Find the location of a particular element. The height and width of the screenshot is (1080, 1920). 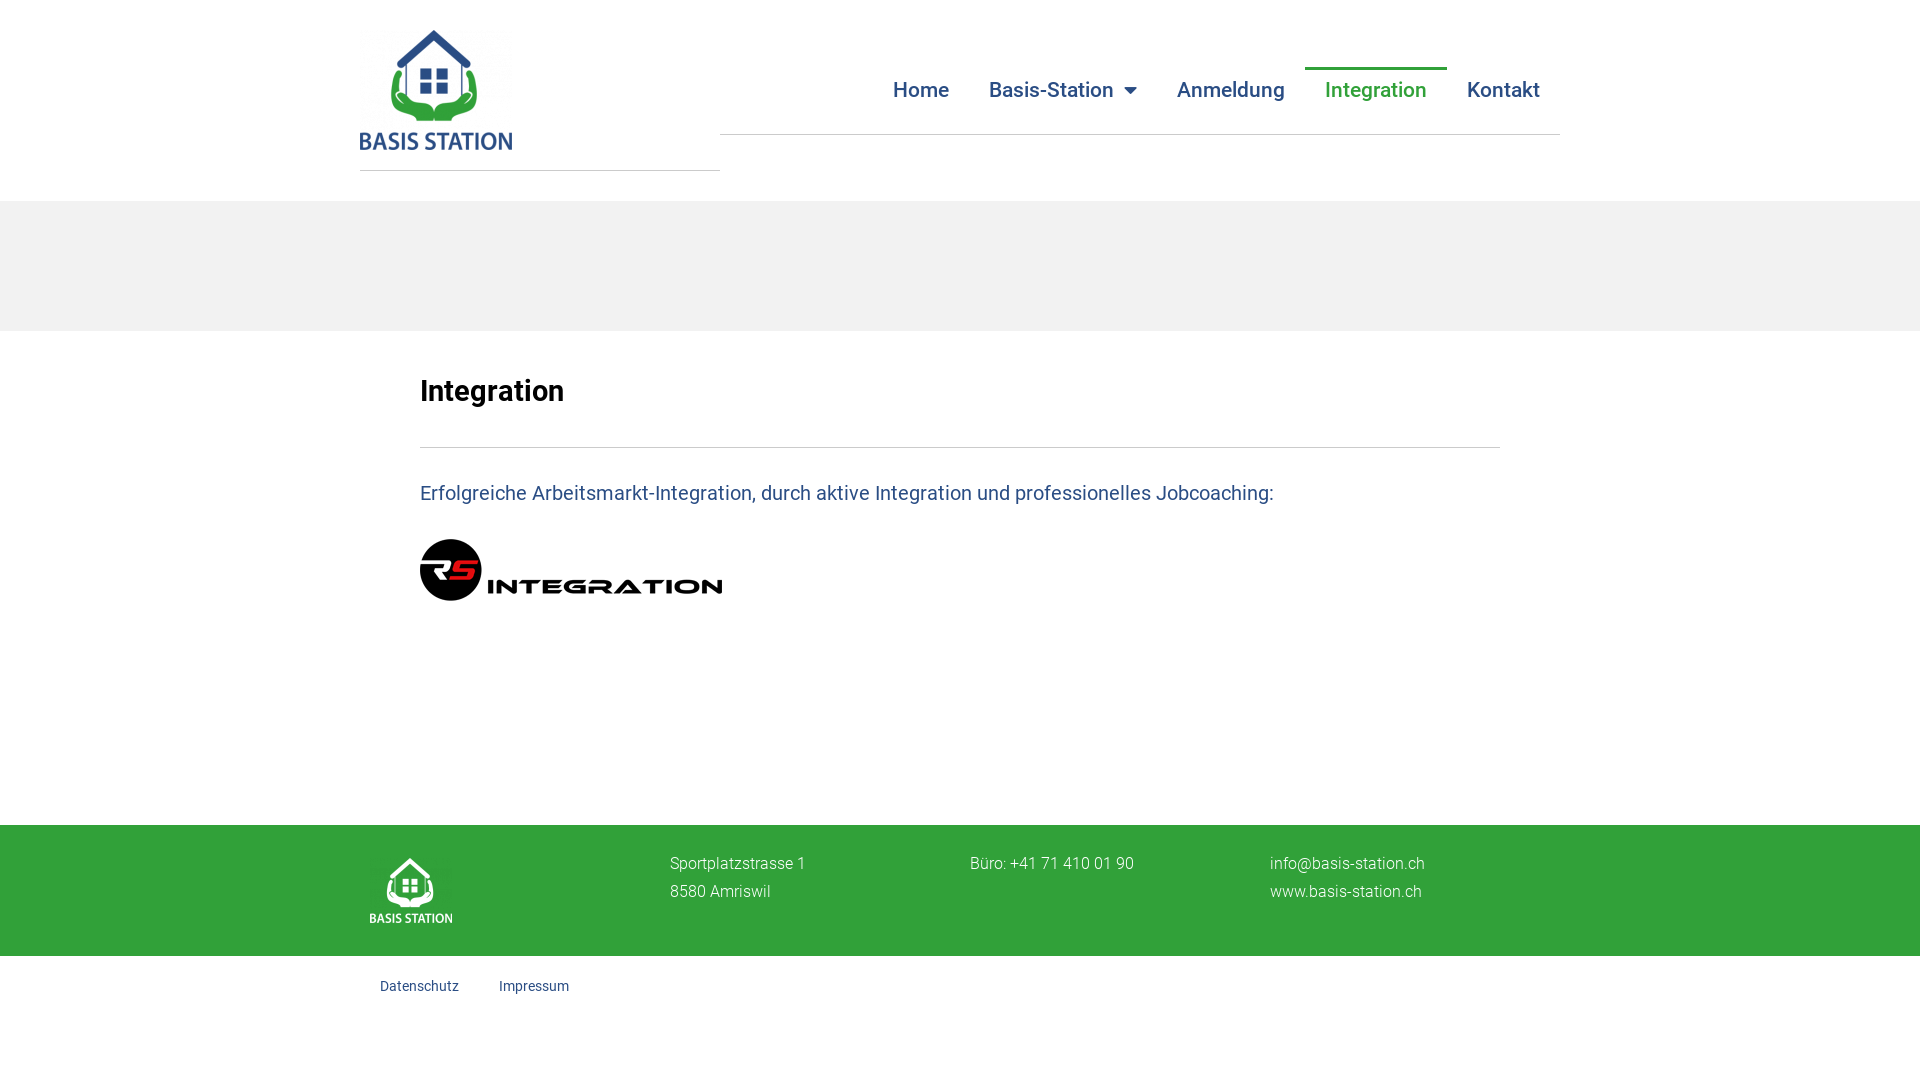

'Kontakt' is located at coordinates (1503, 88).